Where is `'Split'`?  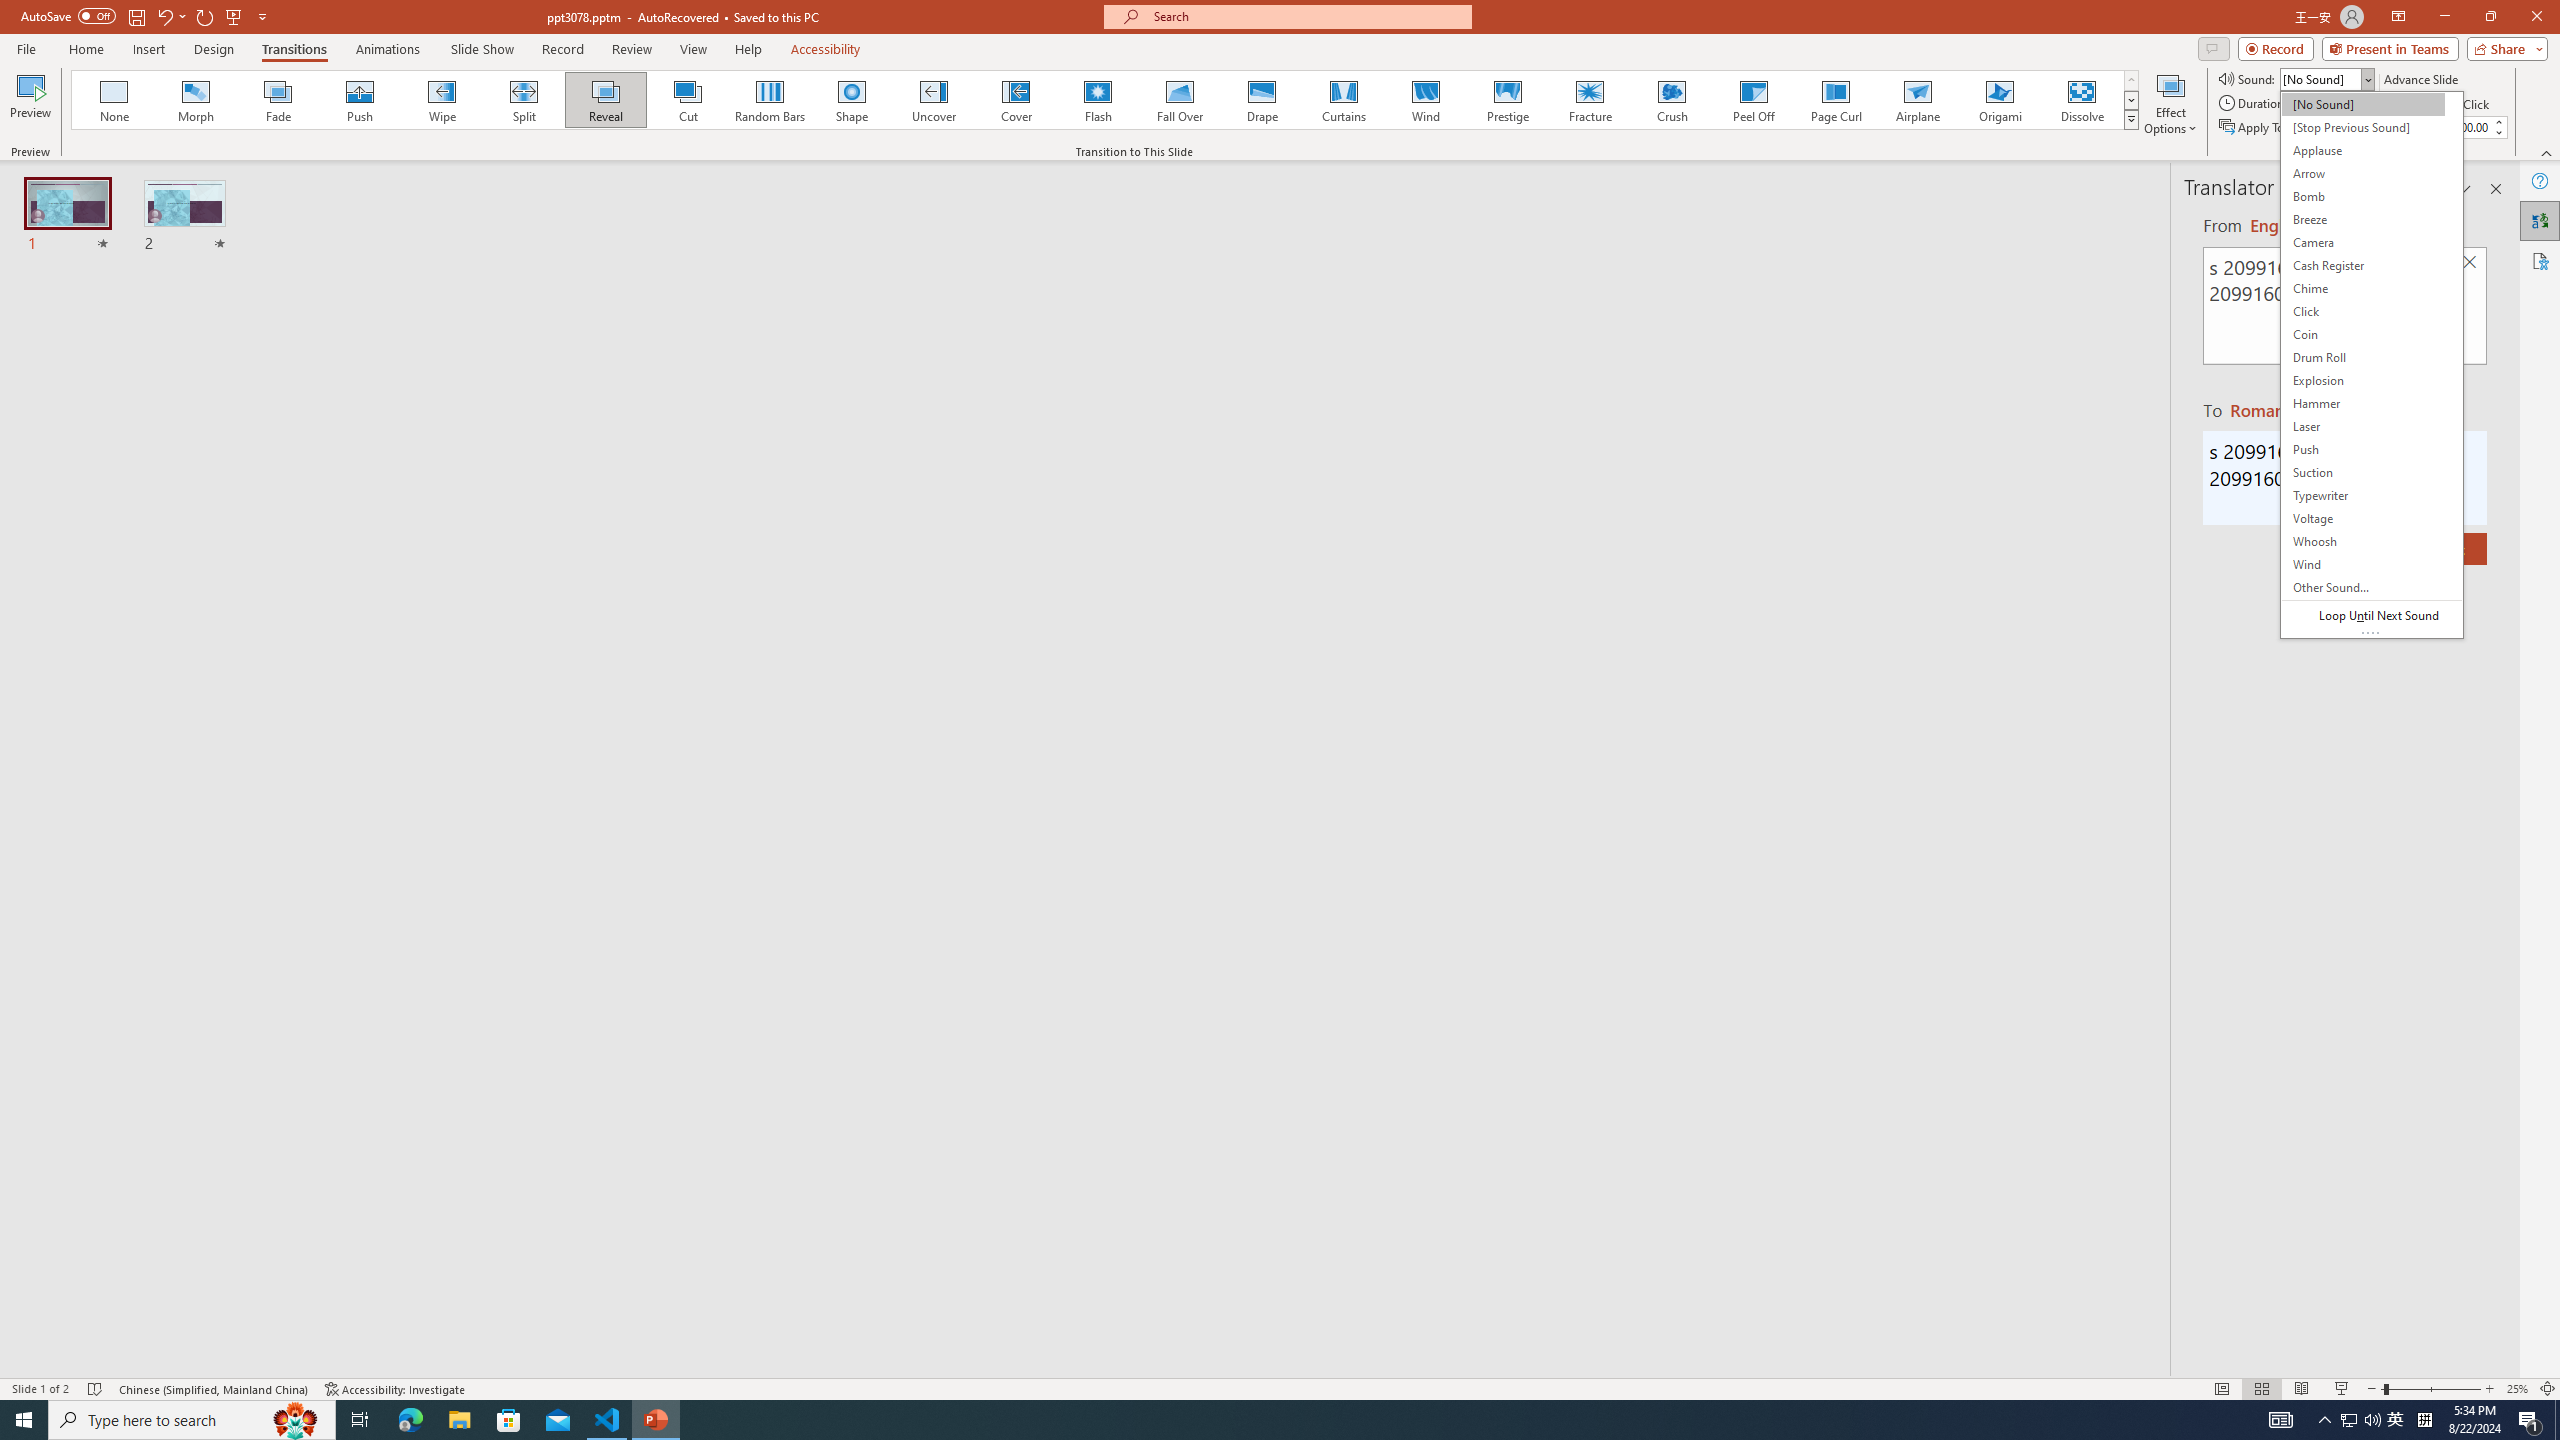
'Split' is located at coordinates (523, 99).